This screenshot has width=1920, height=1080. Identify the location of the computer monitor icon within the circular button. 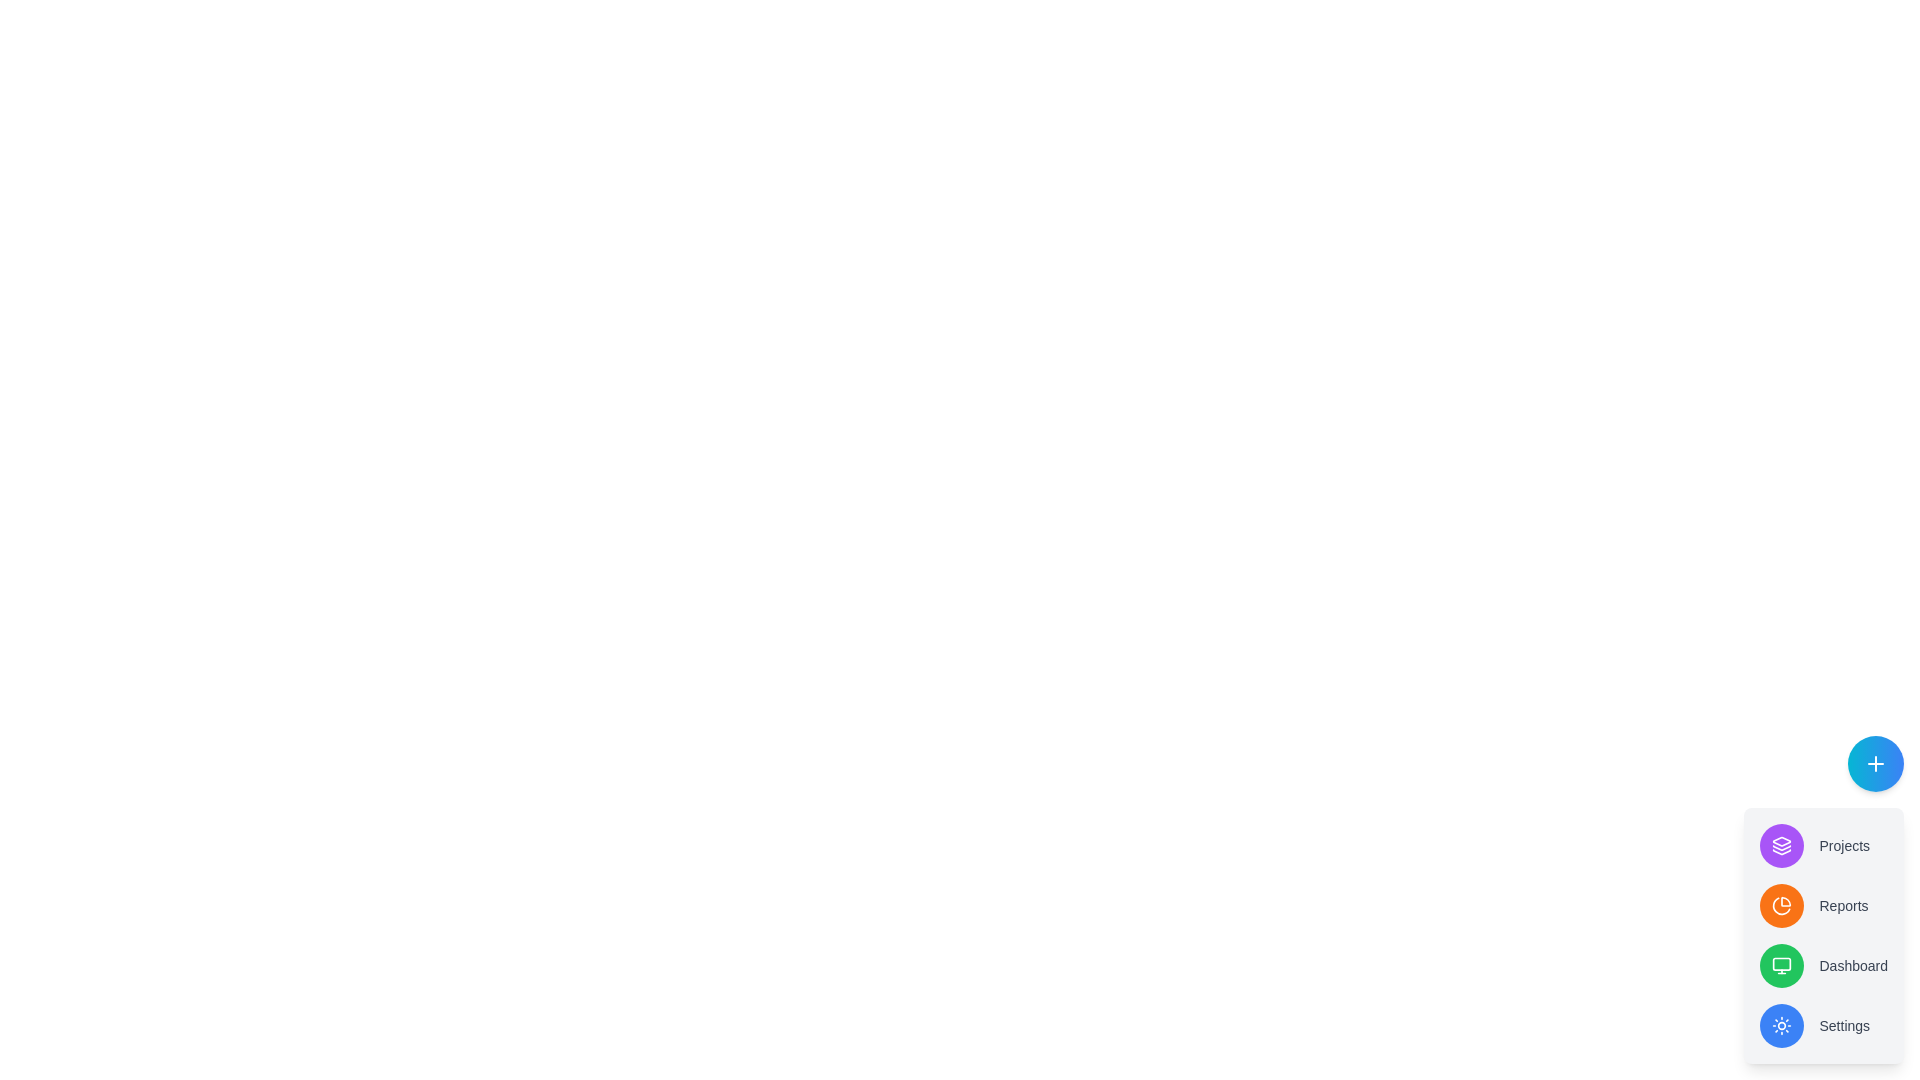
(1781, 964).